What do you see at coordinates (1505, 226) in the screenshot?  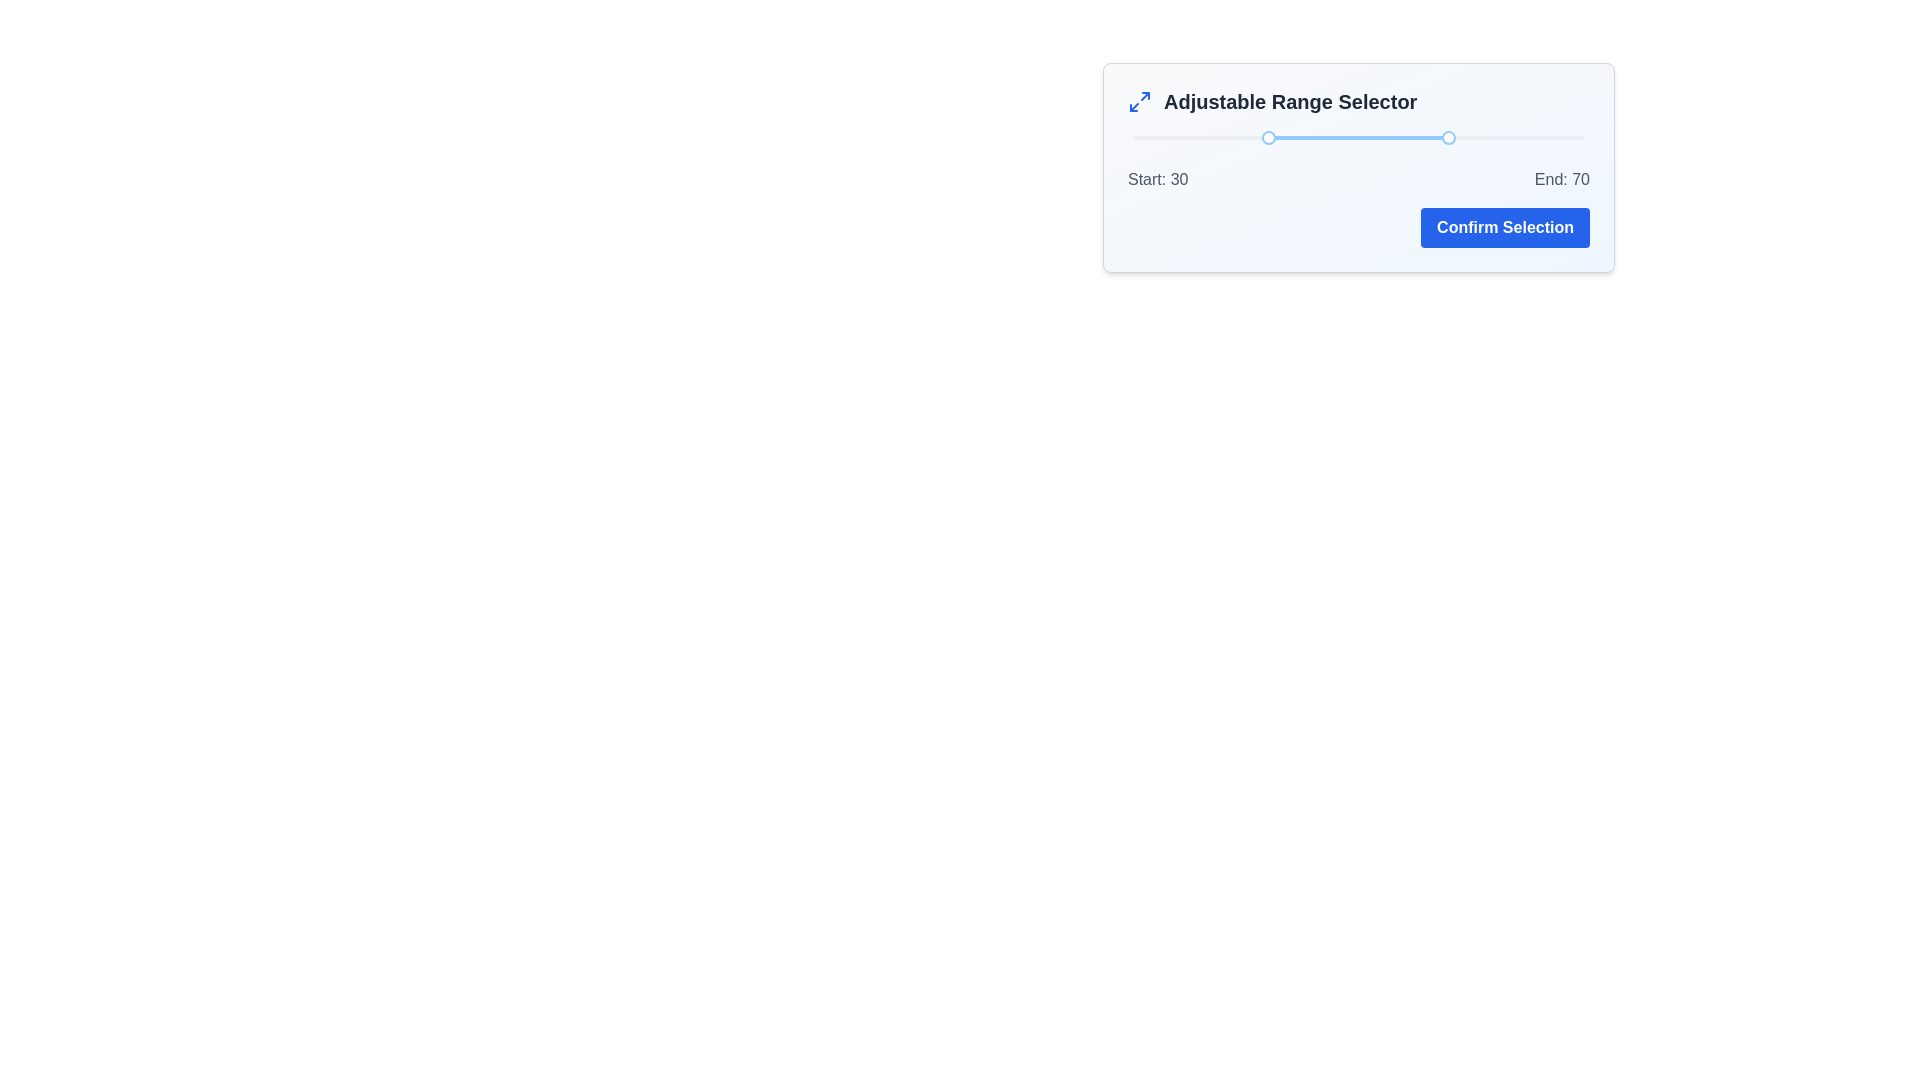 I see `the 'Confirm Selection' button with a blue background and white text` at bounding box center [1505, 226].